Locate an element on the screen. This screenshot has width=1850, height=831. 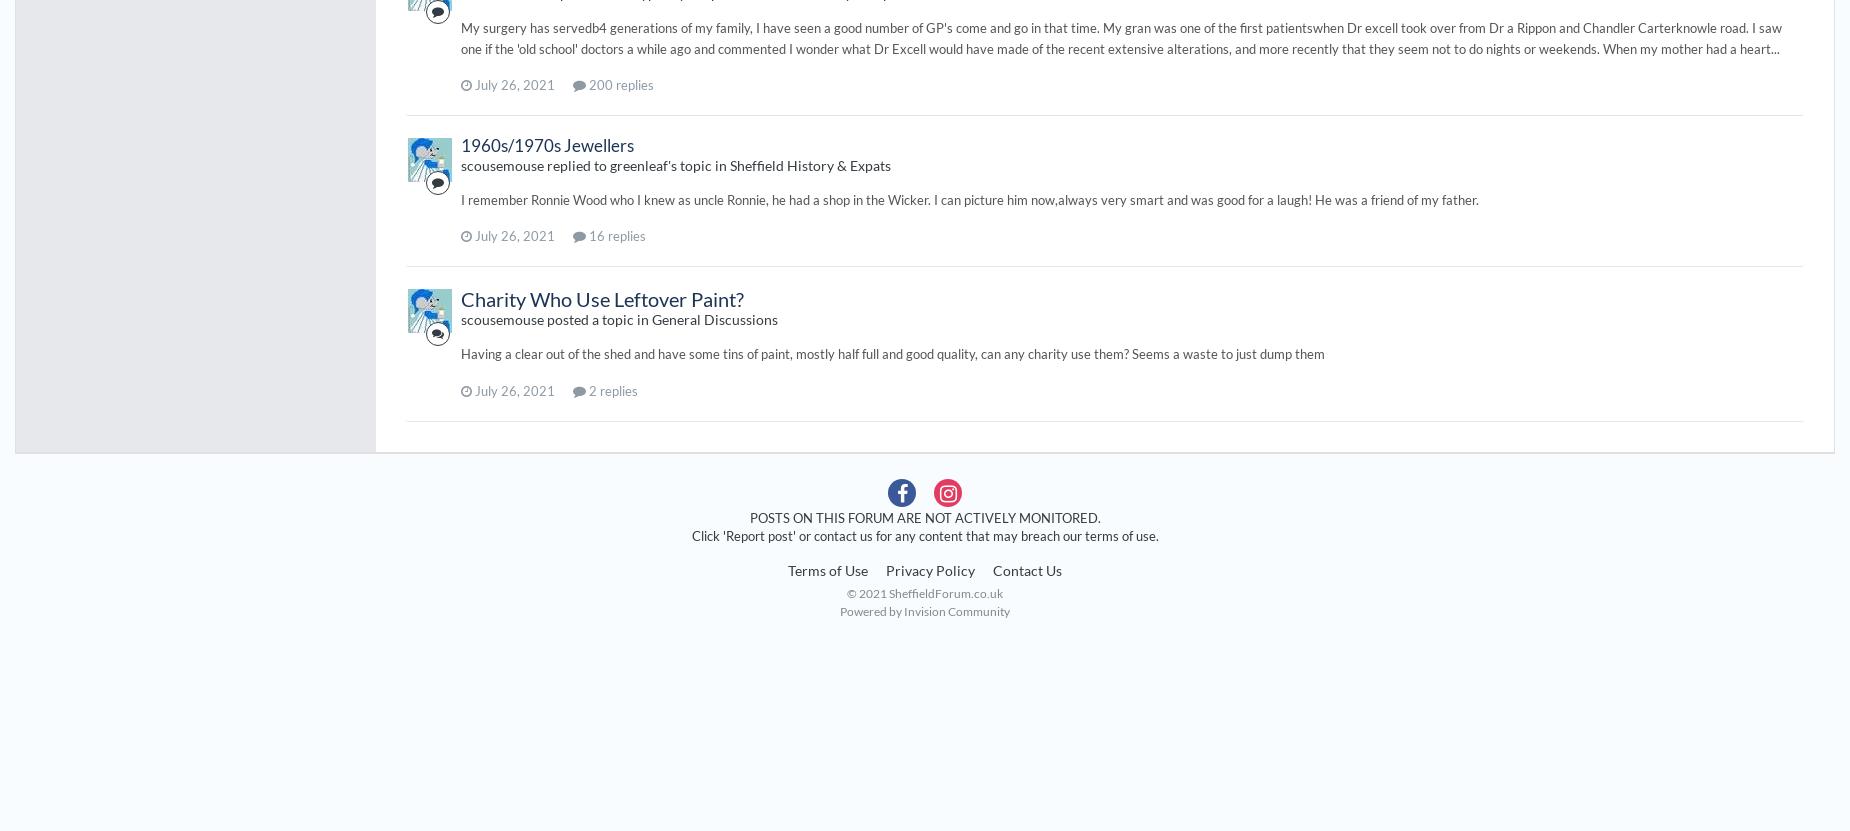
'Contact Us' is located at coordinates (992, 569).